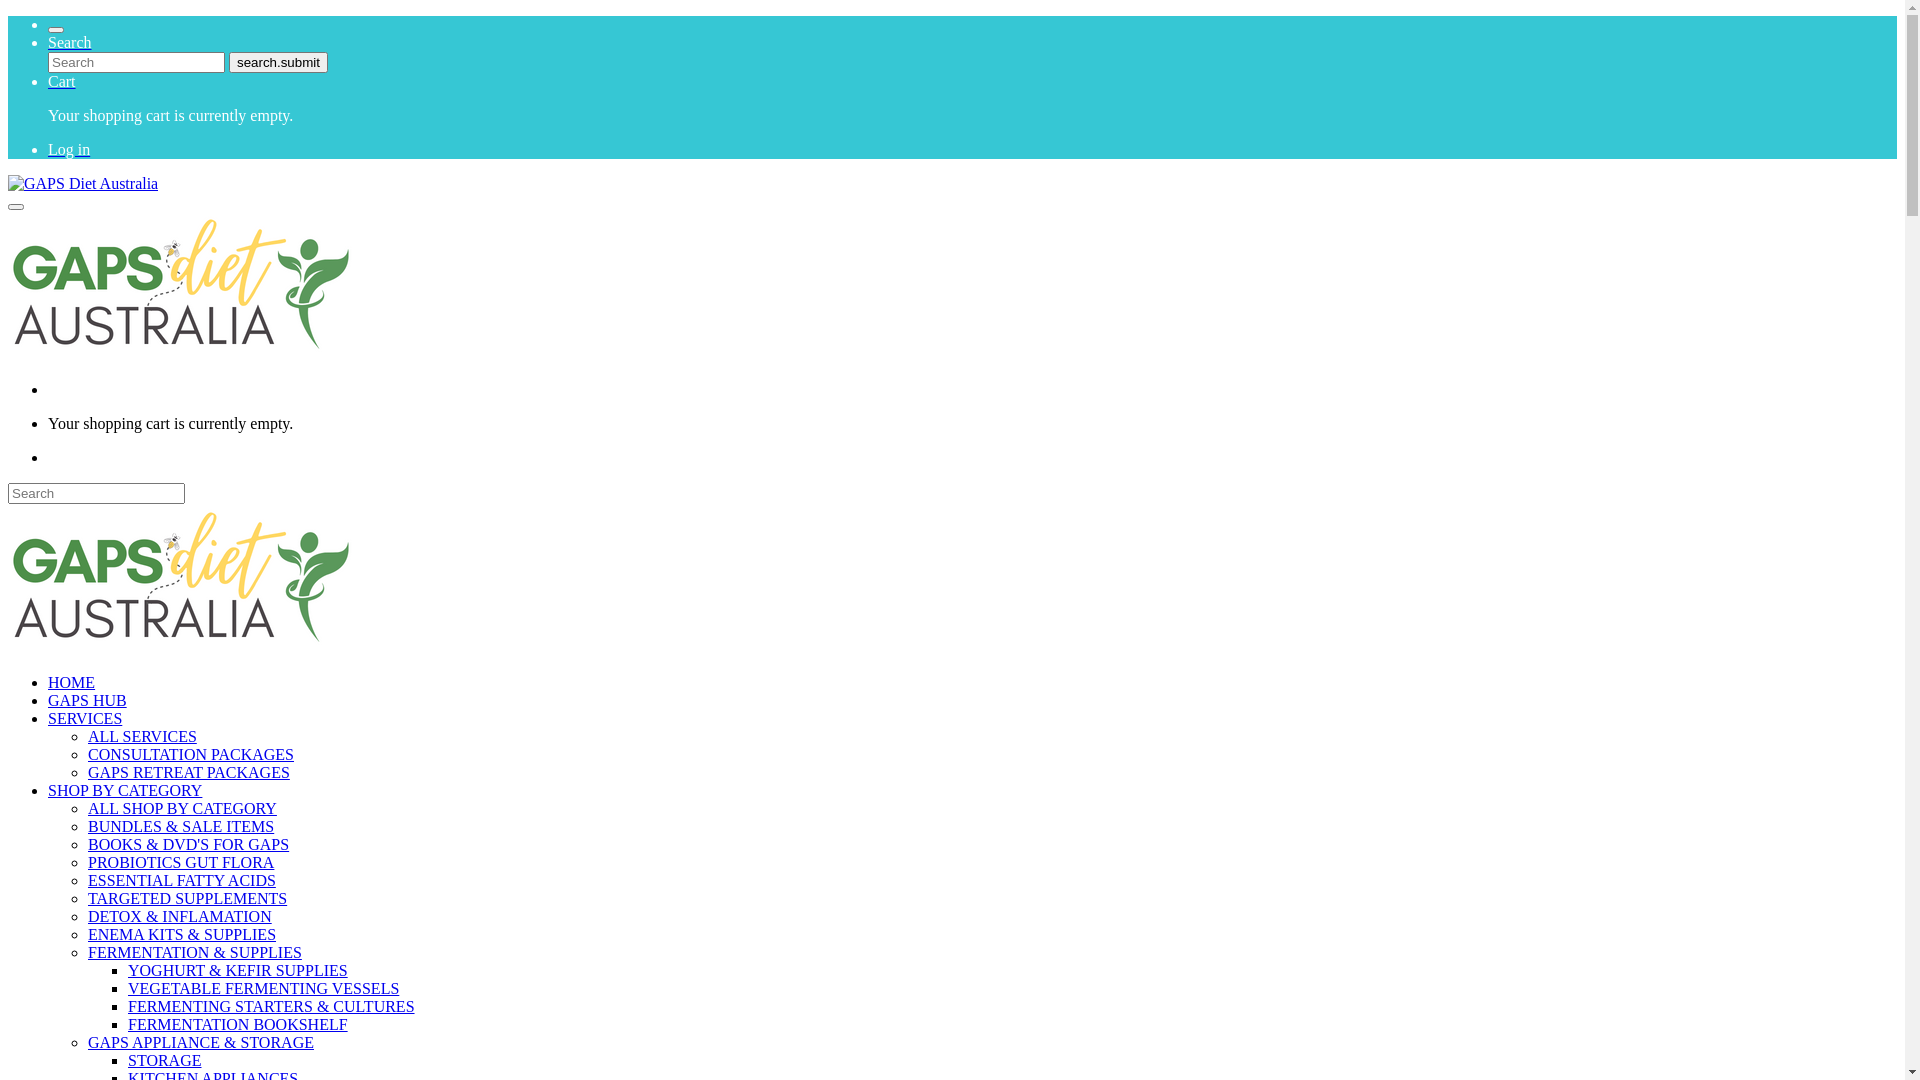 The image size is (1920, 1080). I want to click on 'FERMENTATION & SUPPLIES', so click(195, 951).